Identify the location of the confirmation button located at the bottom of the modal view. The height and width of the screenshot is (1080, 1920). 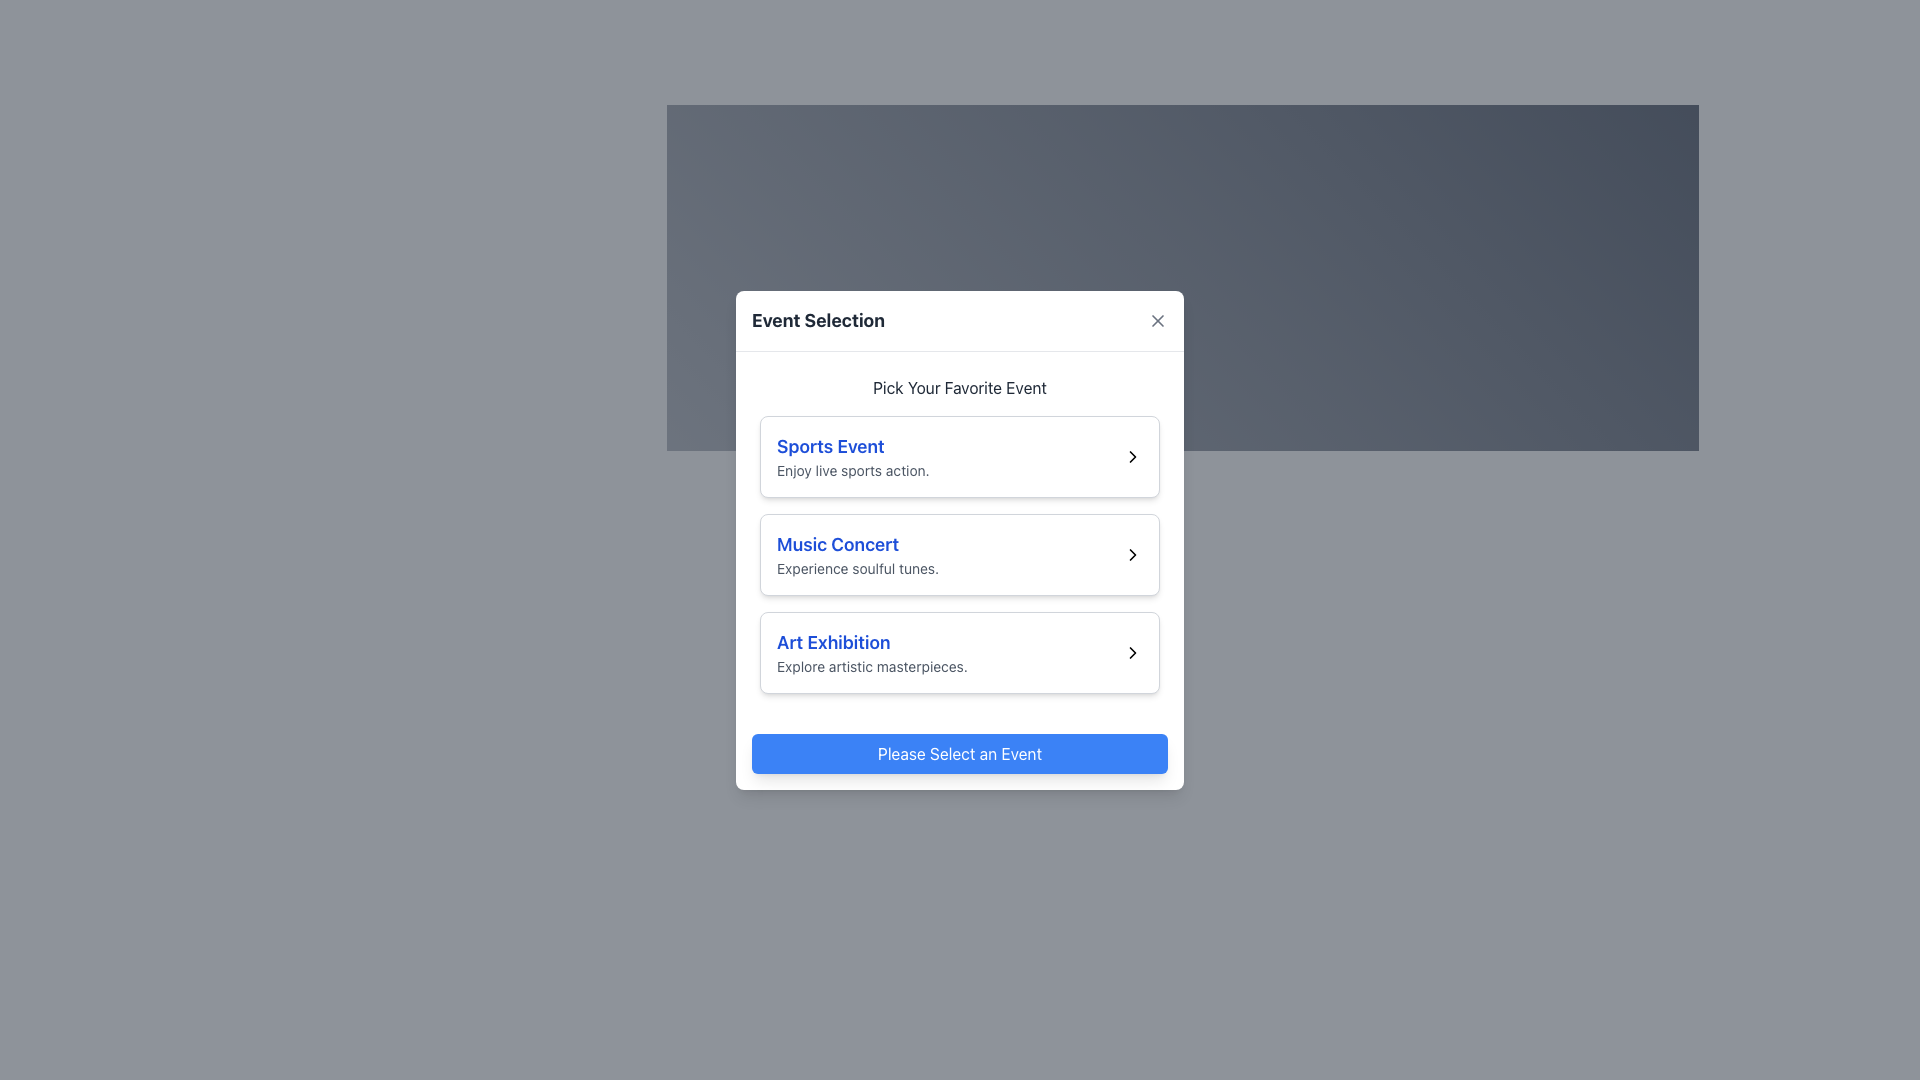
(960, 752).